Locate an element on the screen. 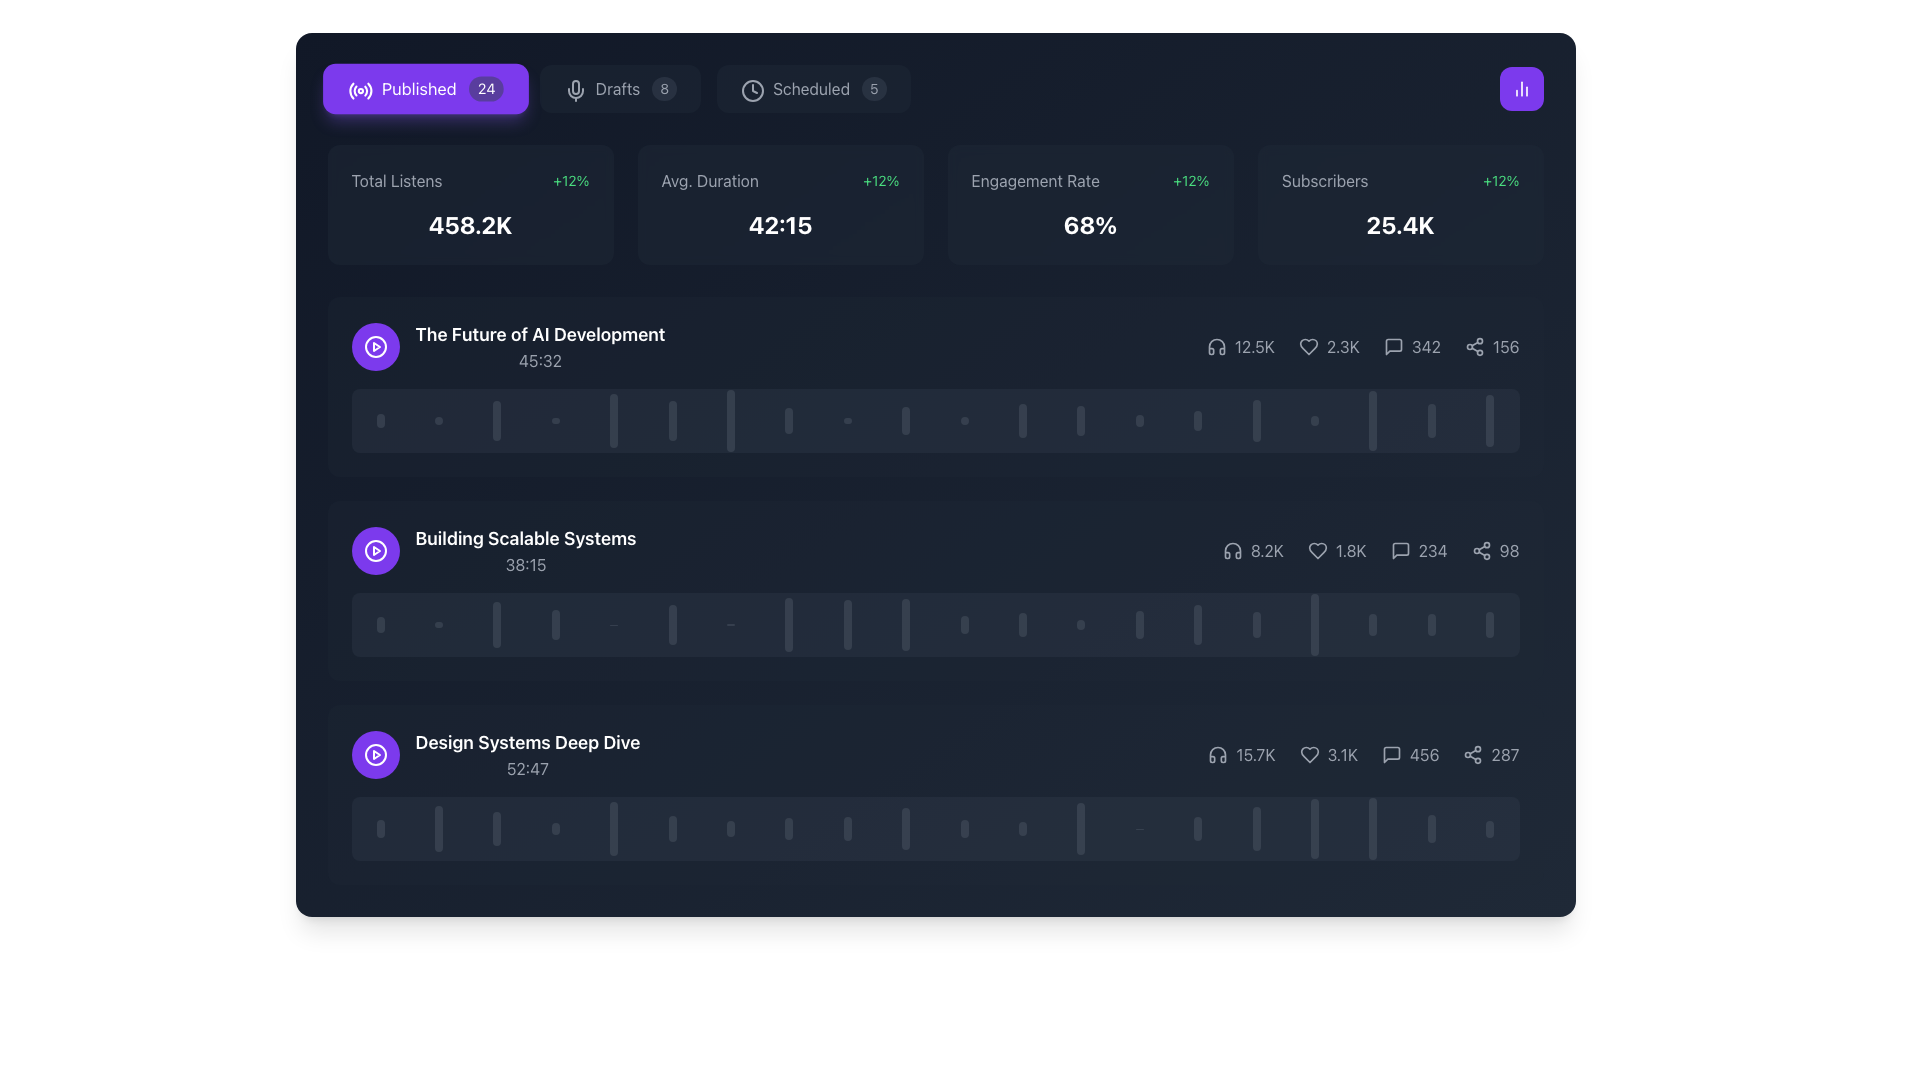 The image size is (1920, 1080). the Information card displaying 'Engagement Rate' with a dark gray background, rounded corners, and a blurred effect, which is the third card in a horizontal grid layout is located at coordinates (1089, 204).